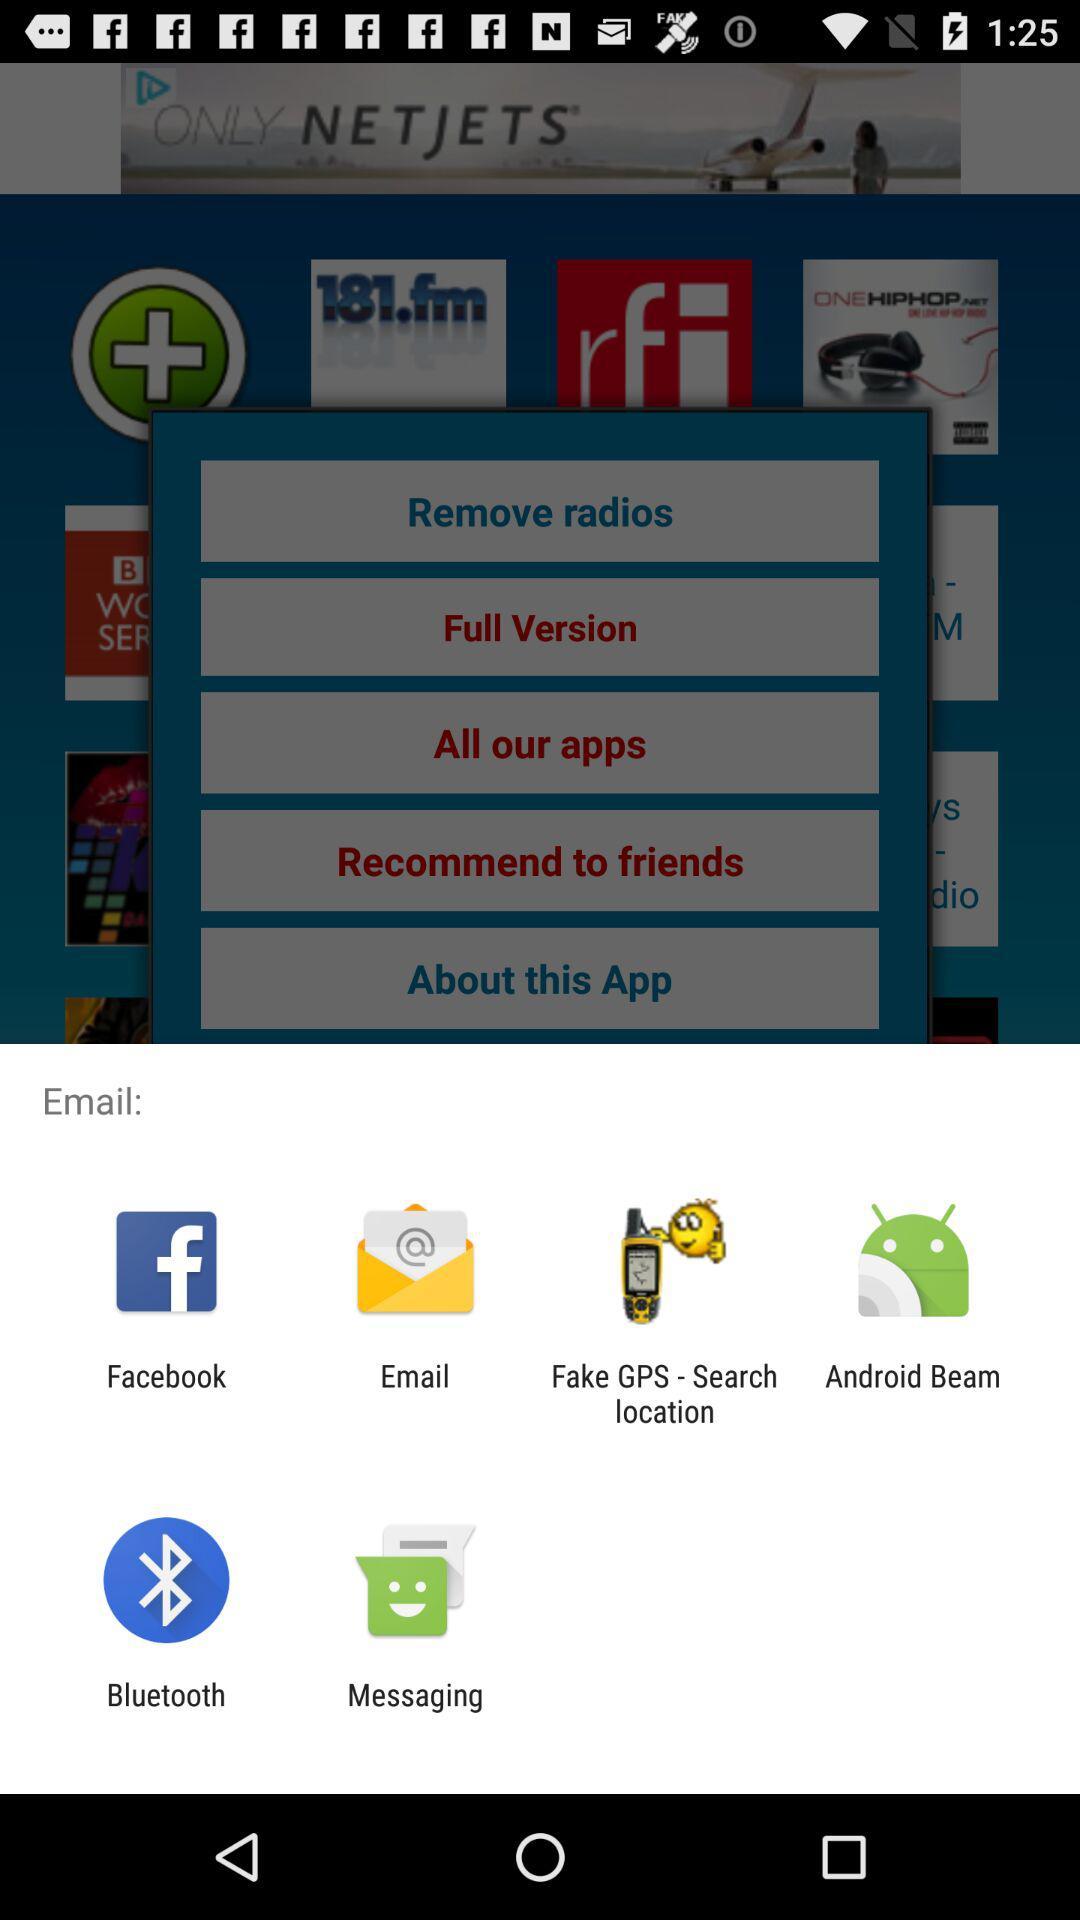  I want to click on the android beam app, so click(913, 1392).